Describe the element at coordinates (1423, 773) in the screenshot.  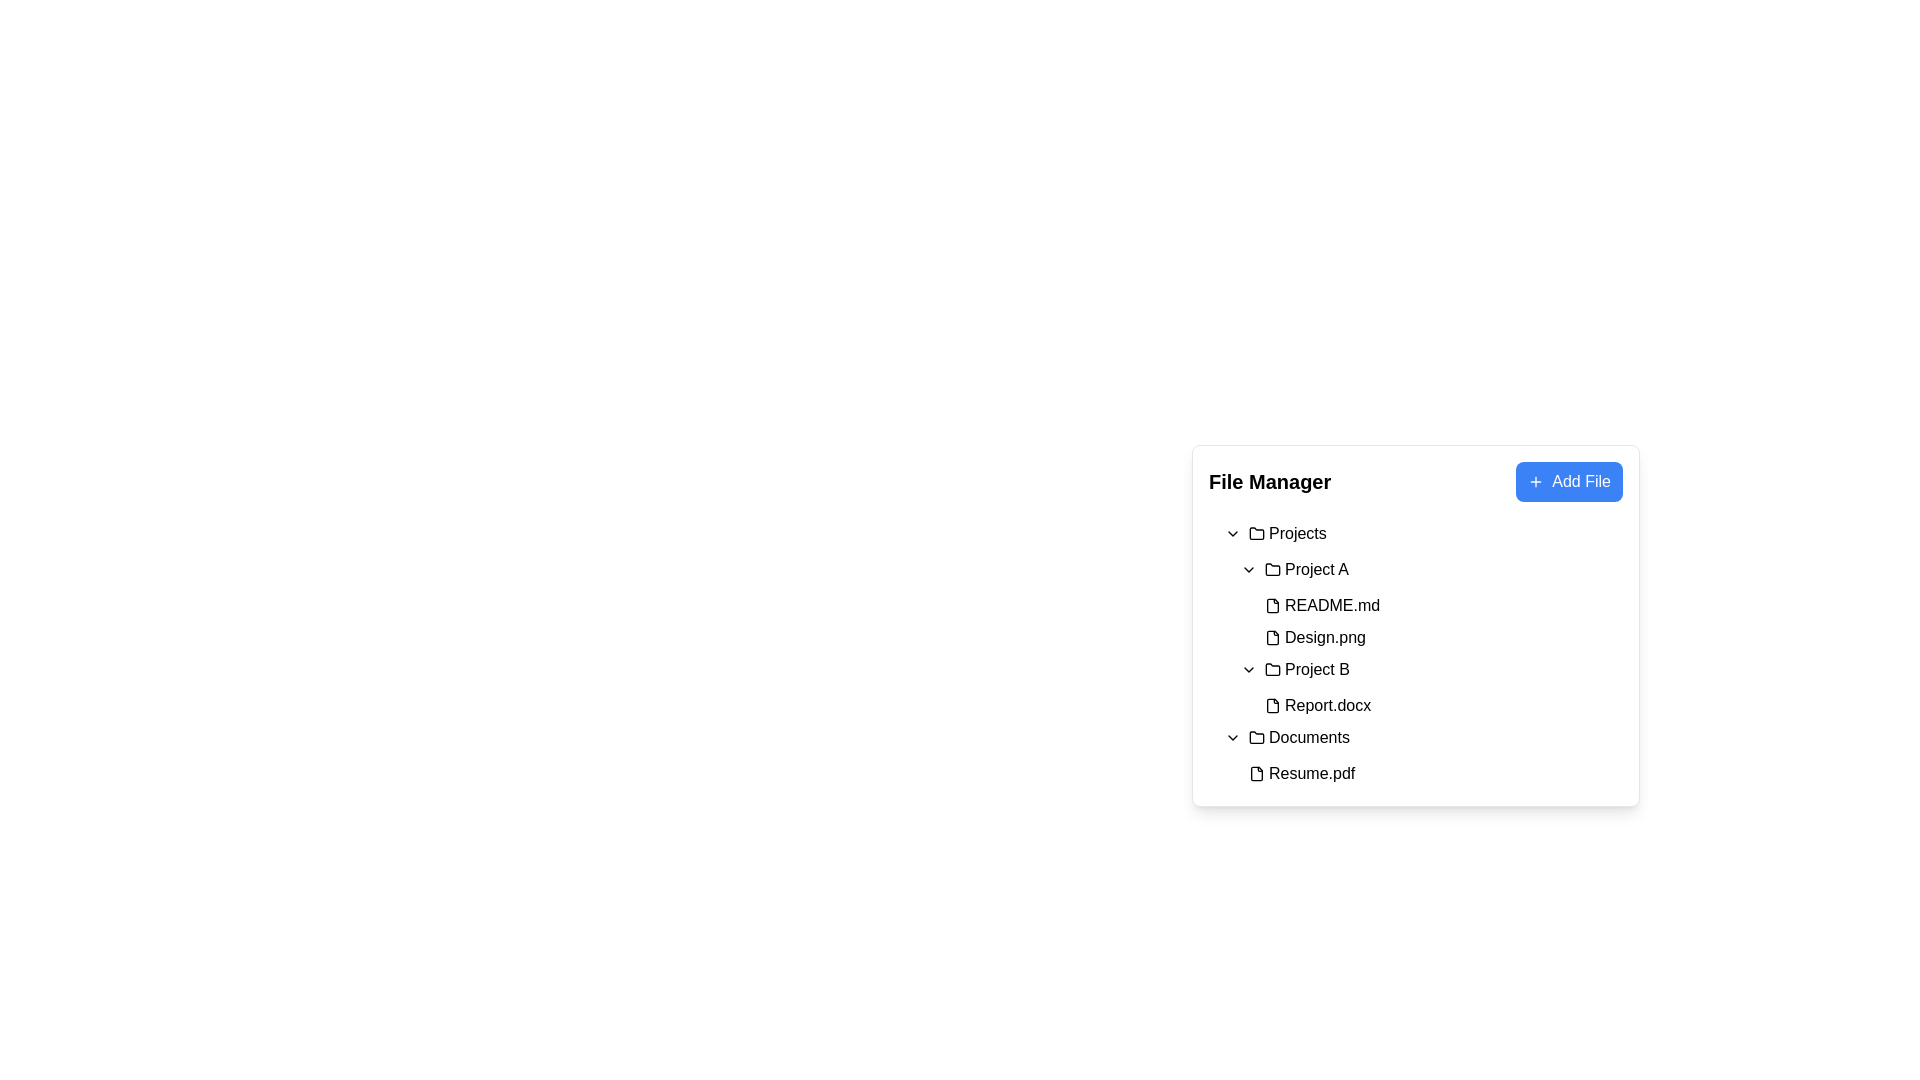
I see `the List item representing the file 'Resume.pdf' in the 'Documents' section` at that location.